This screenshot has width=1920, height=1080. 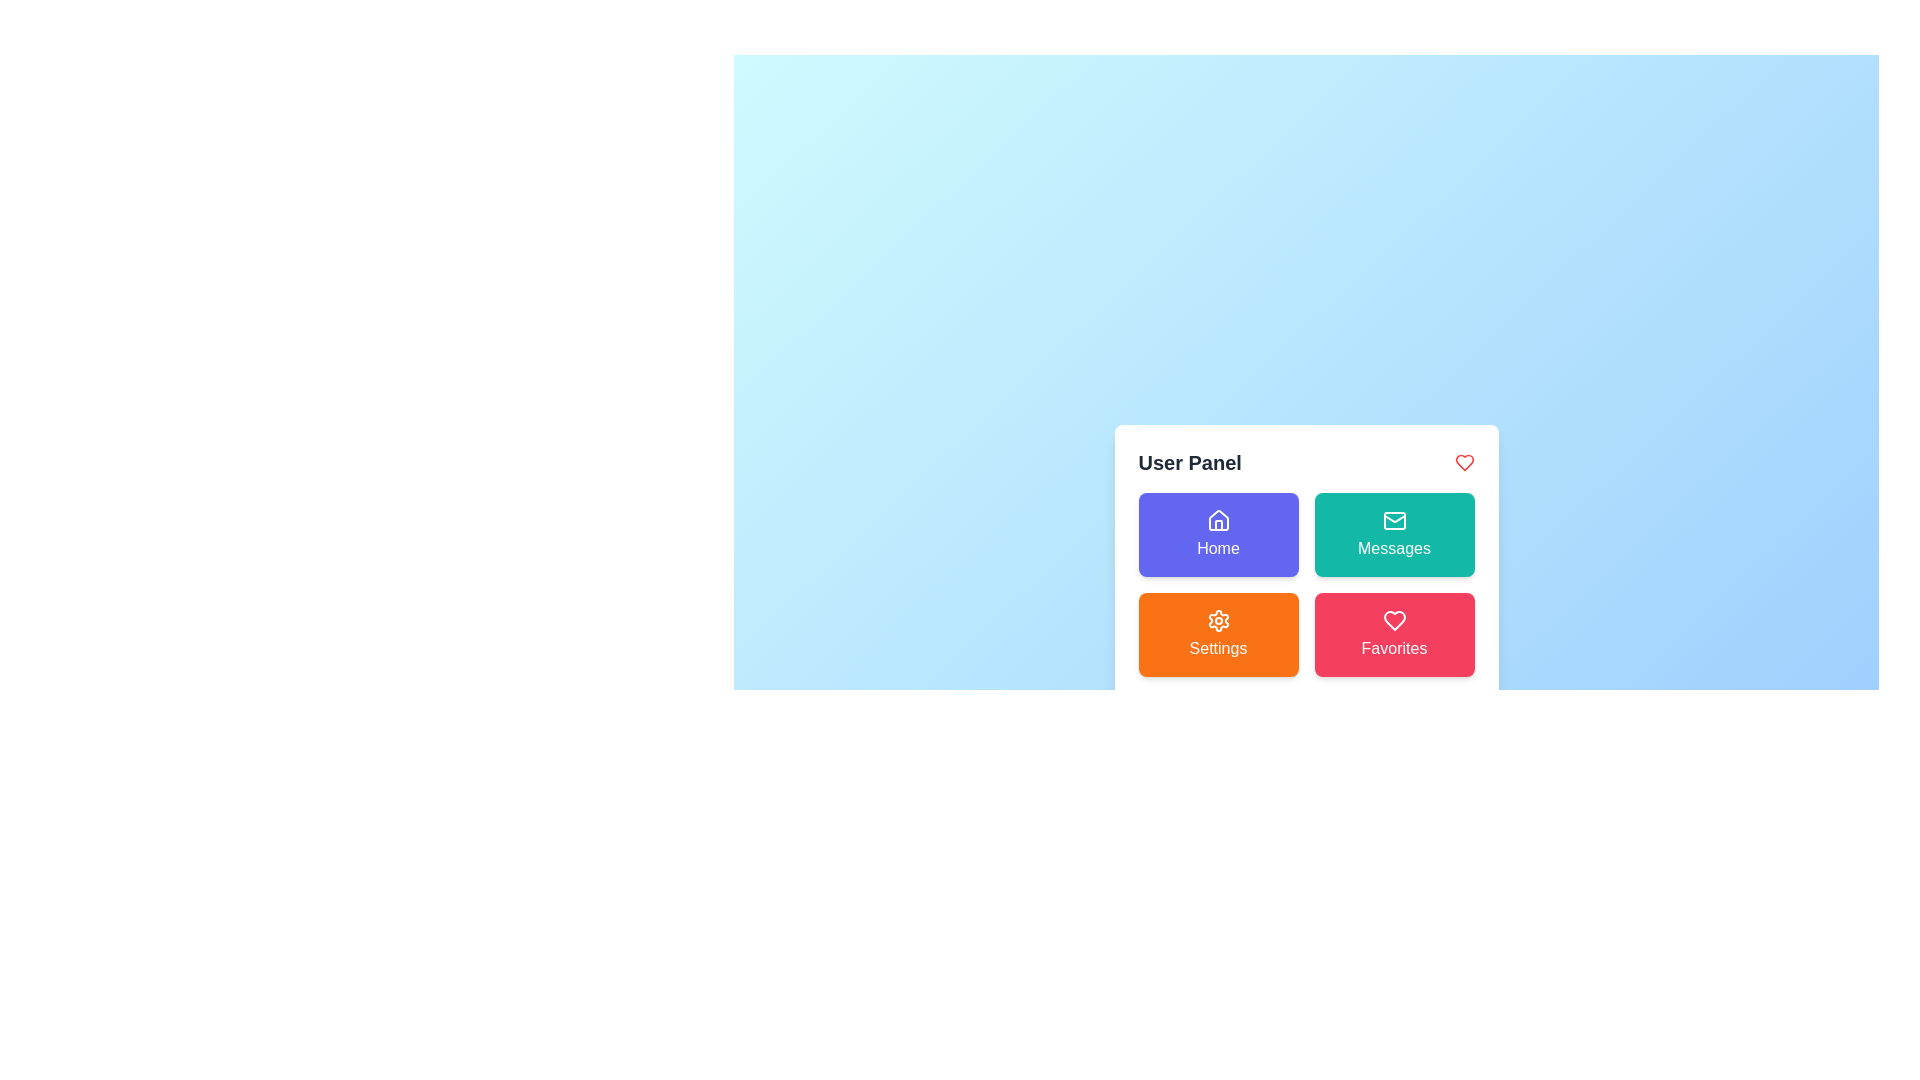 I want to click on the settings icon located within the third button of a 2x2 grid layout below the 'User Panel' heading, so click(x=1217, y=620).